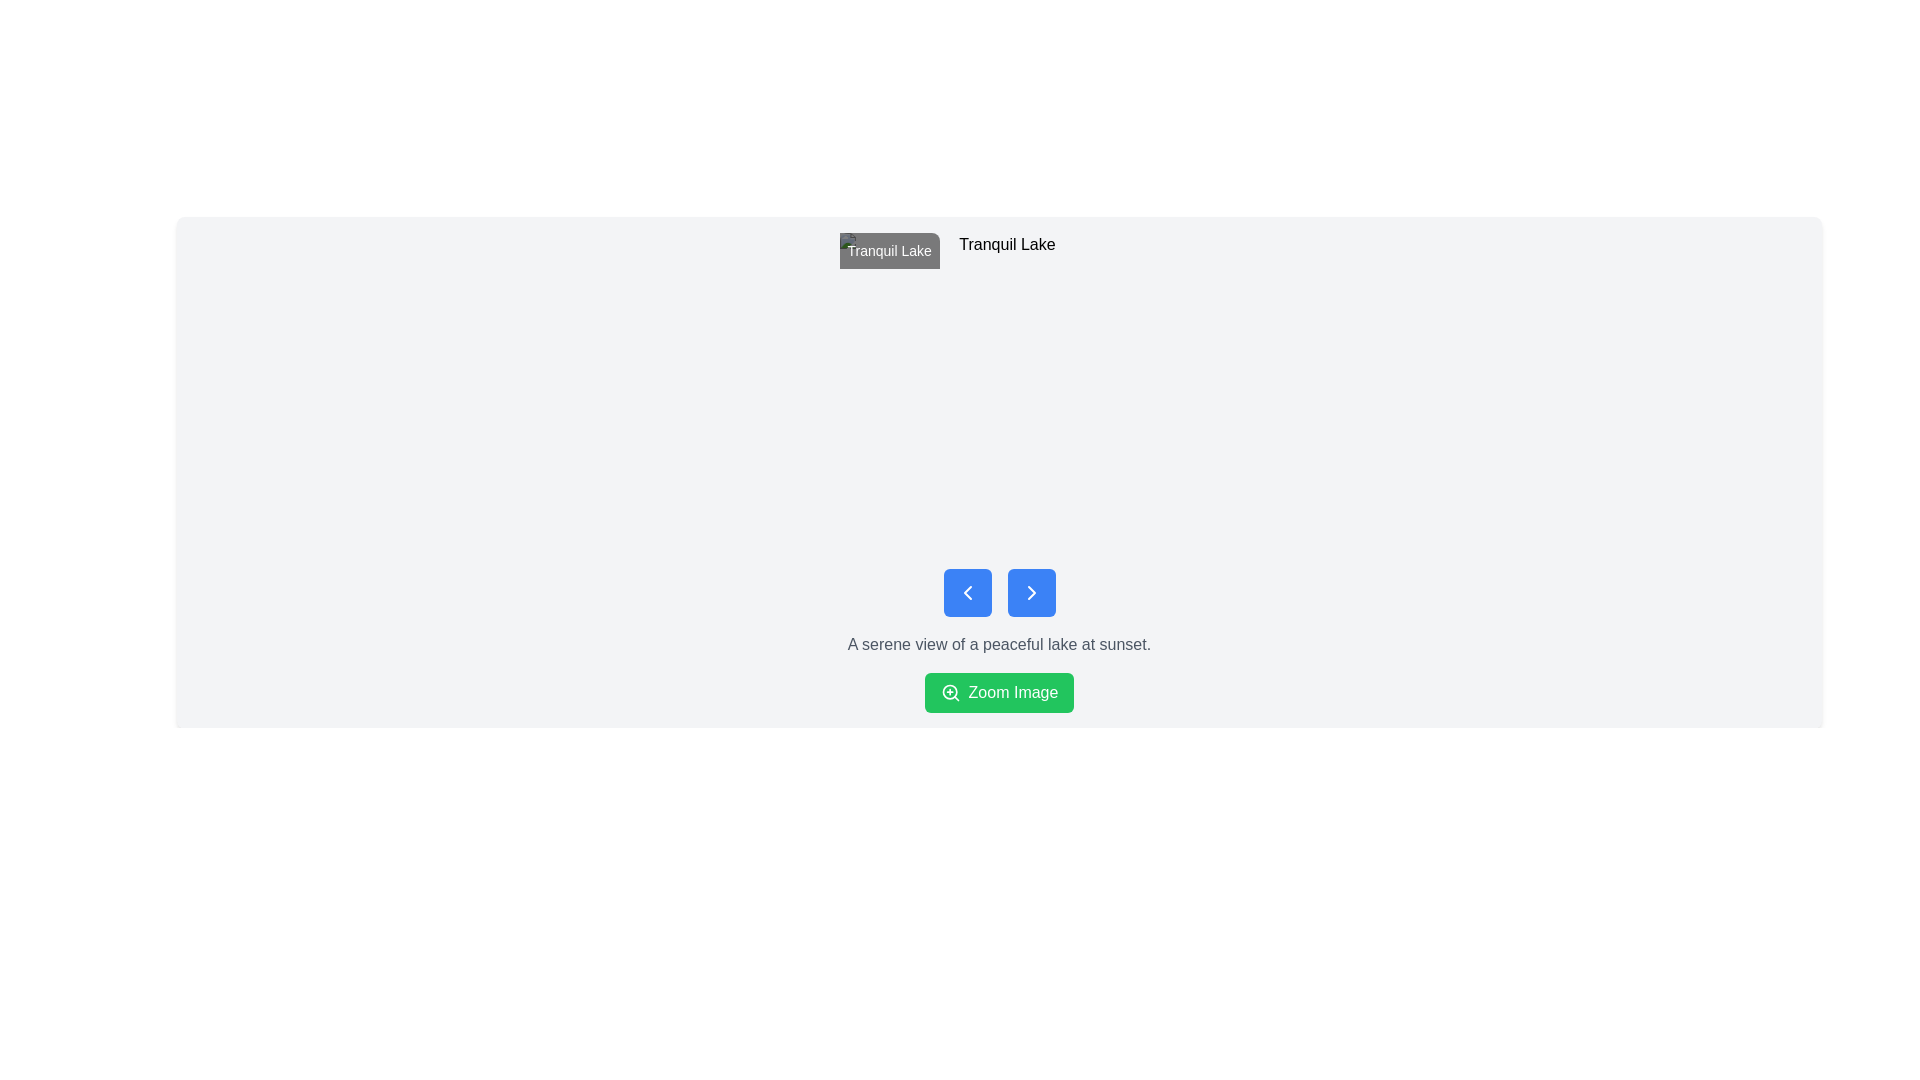  I want to click on the right-pointing chevron button, which is a blue square with rounded corners located at the center-bottom of the interface, so click(1031, 592).